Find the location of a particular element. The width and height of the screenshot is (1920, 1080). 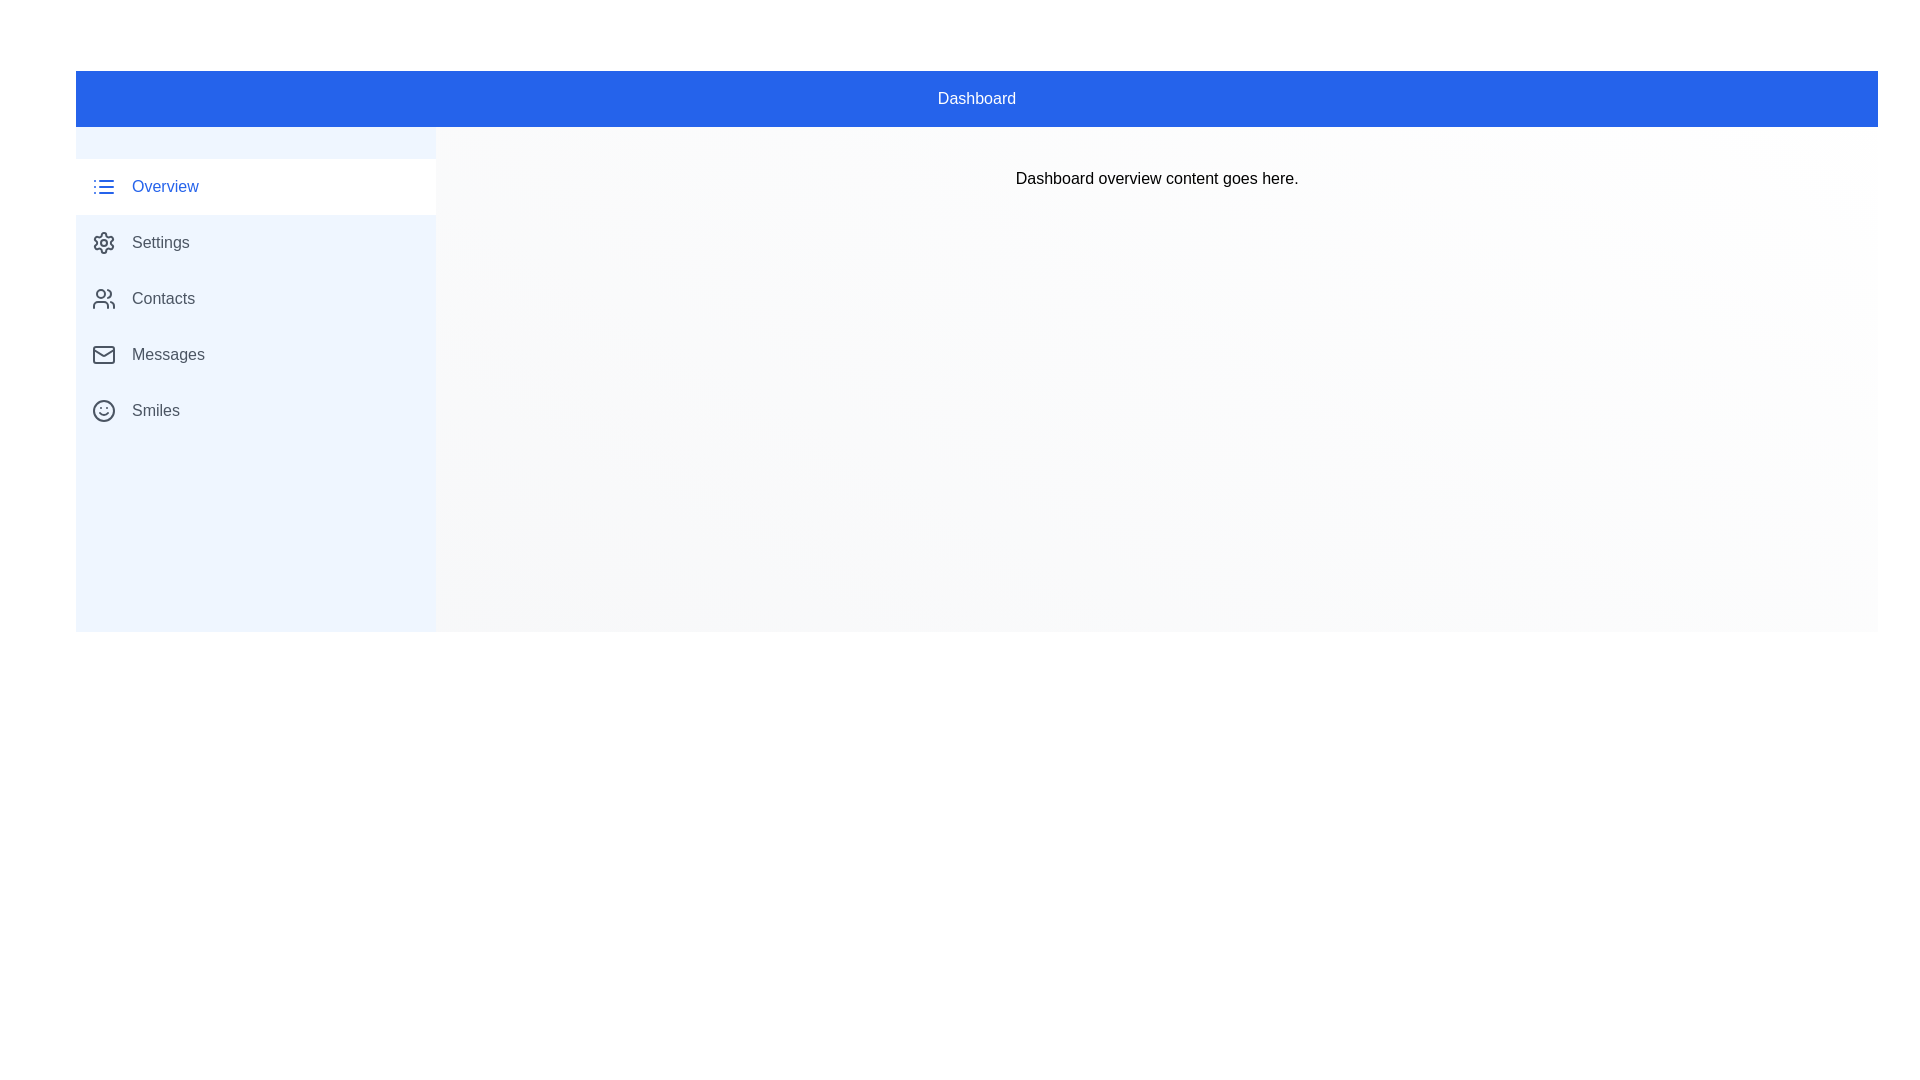

the 'Settings' icon located in the sidebar menu under the 'Overview' section is located at coordinates (103, 242).